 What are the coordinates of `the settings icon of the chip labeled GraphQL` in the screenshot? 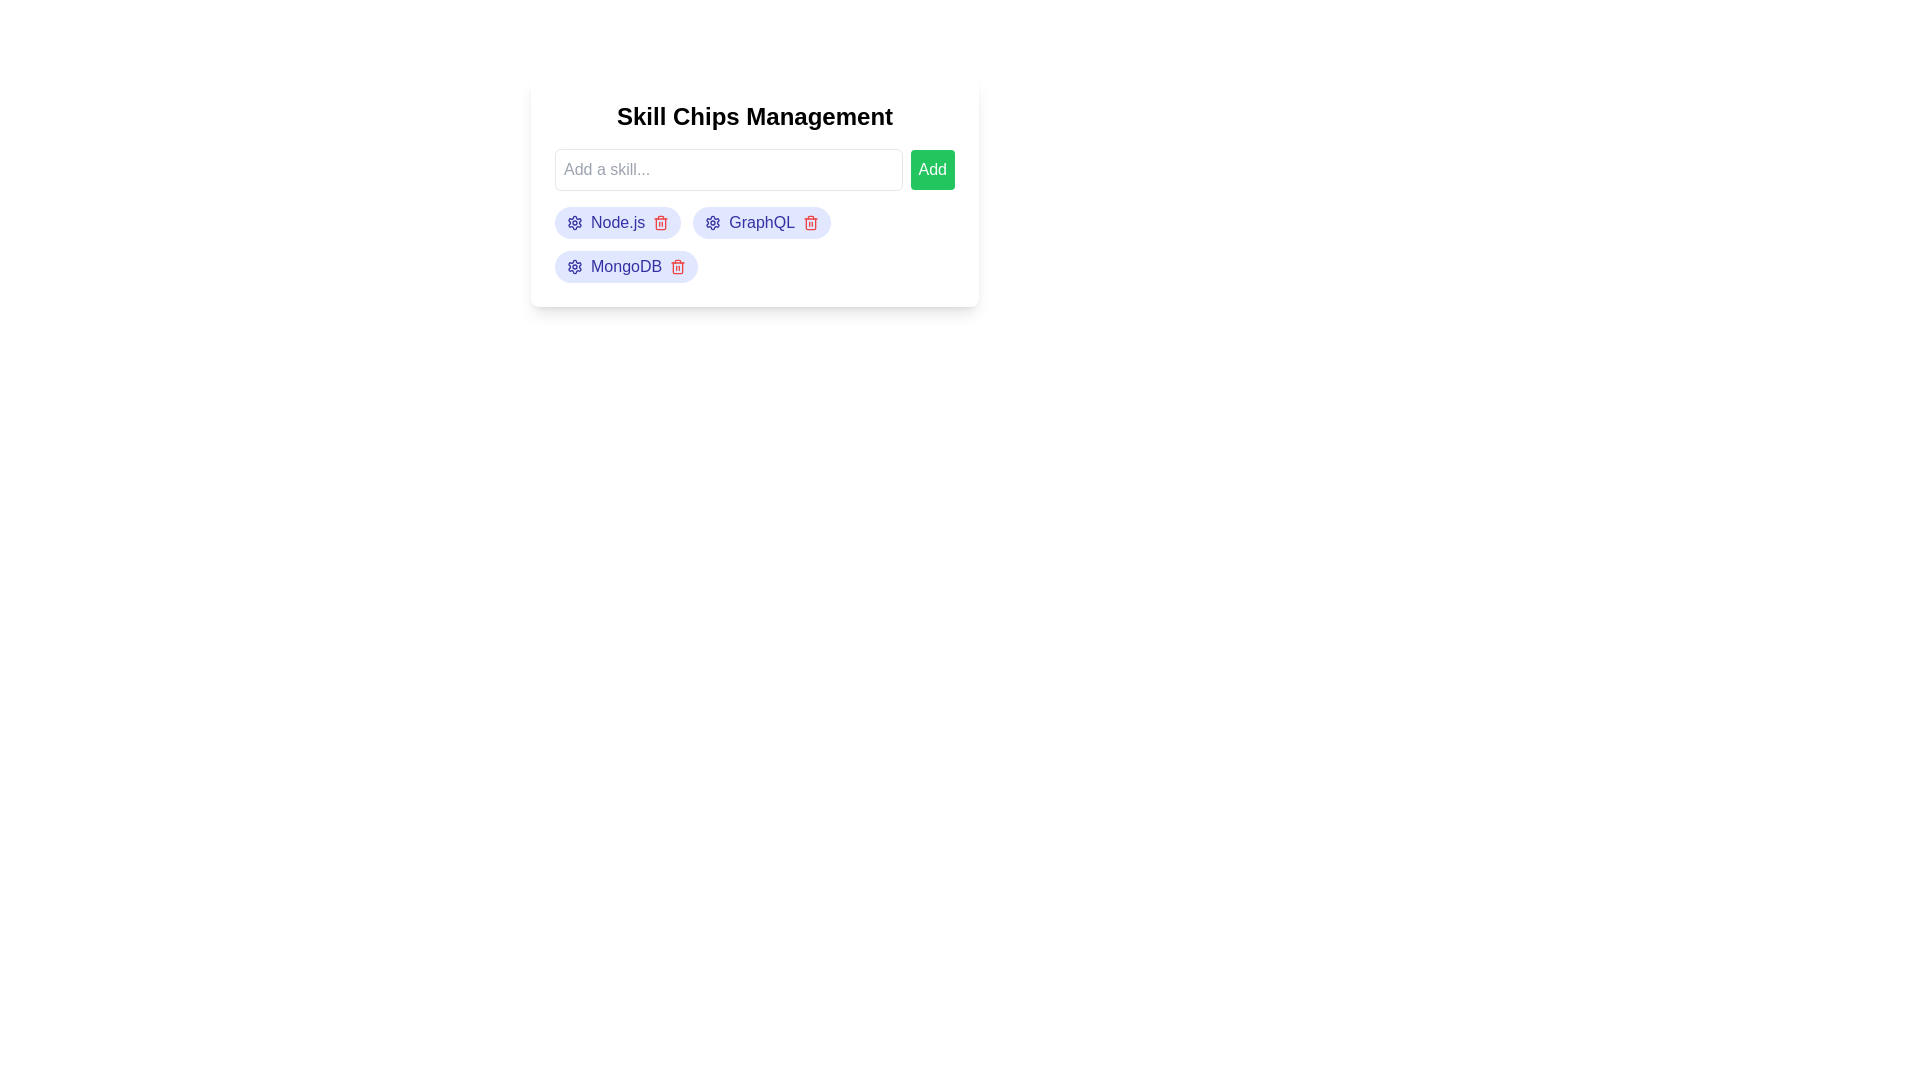 It's located at (713, 223).